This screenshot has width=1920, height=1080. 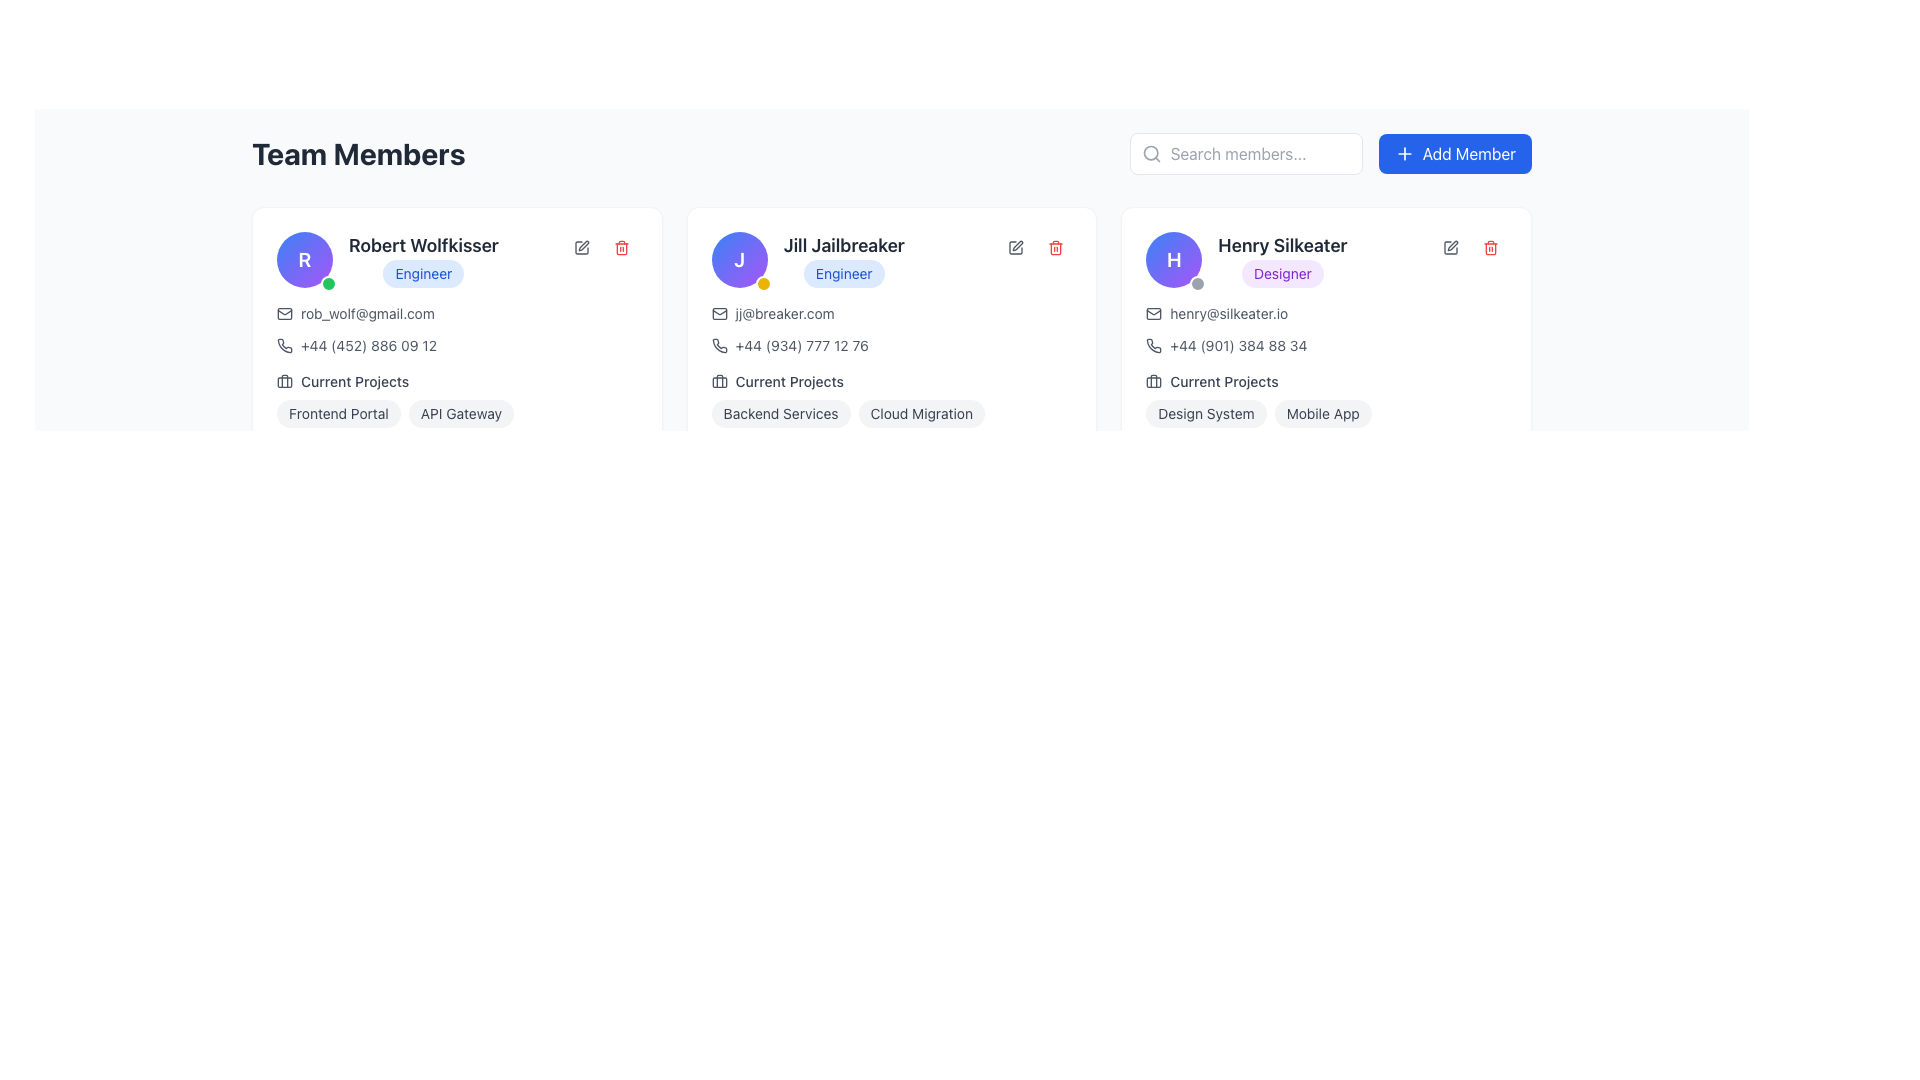 What do you see at coordinates (808, 258) in the screenshot?
I see `the role/title label associated with the user 'Jill Jailbreaker' in the user card layout` at bounding box center [808, 258].